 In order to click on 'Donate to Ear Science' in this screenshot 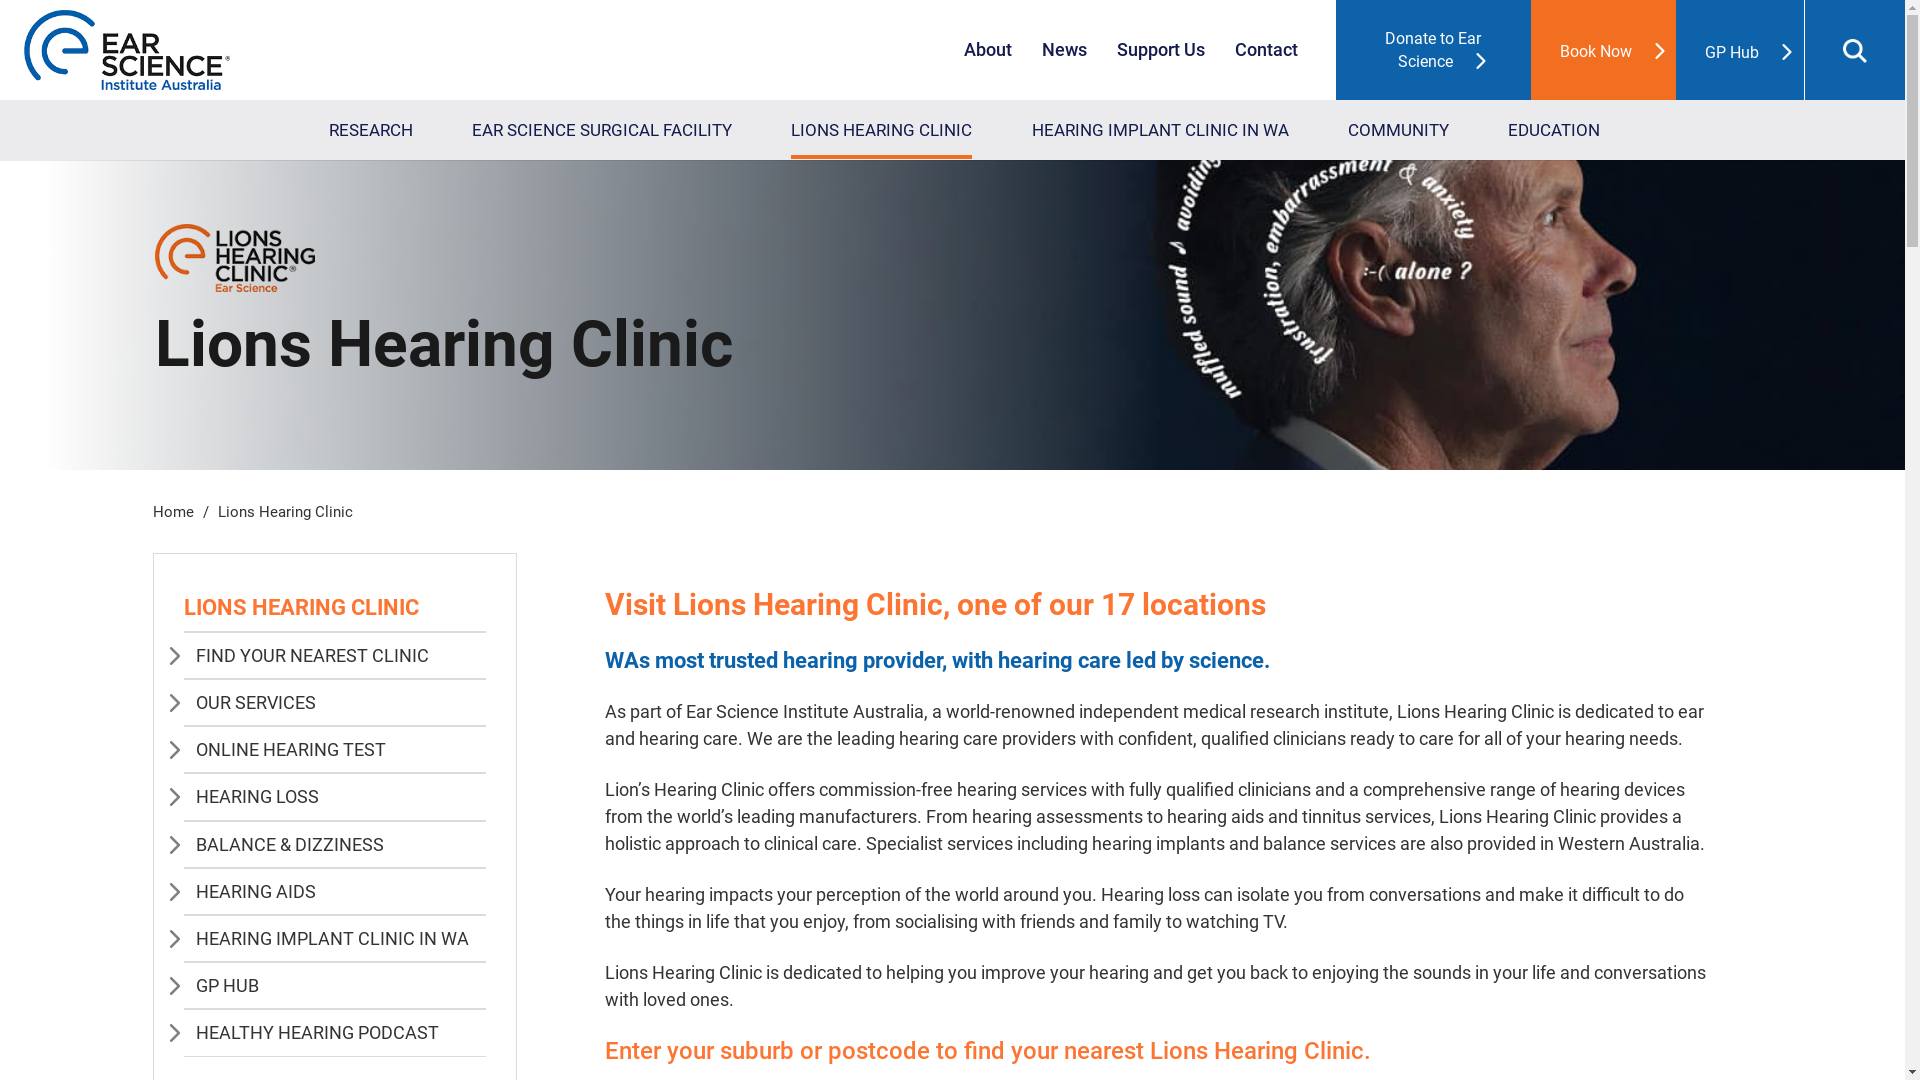, I will do `click(1335, 49)`.